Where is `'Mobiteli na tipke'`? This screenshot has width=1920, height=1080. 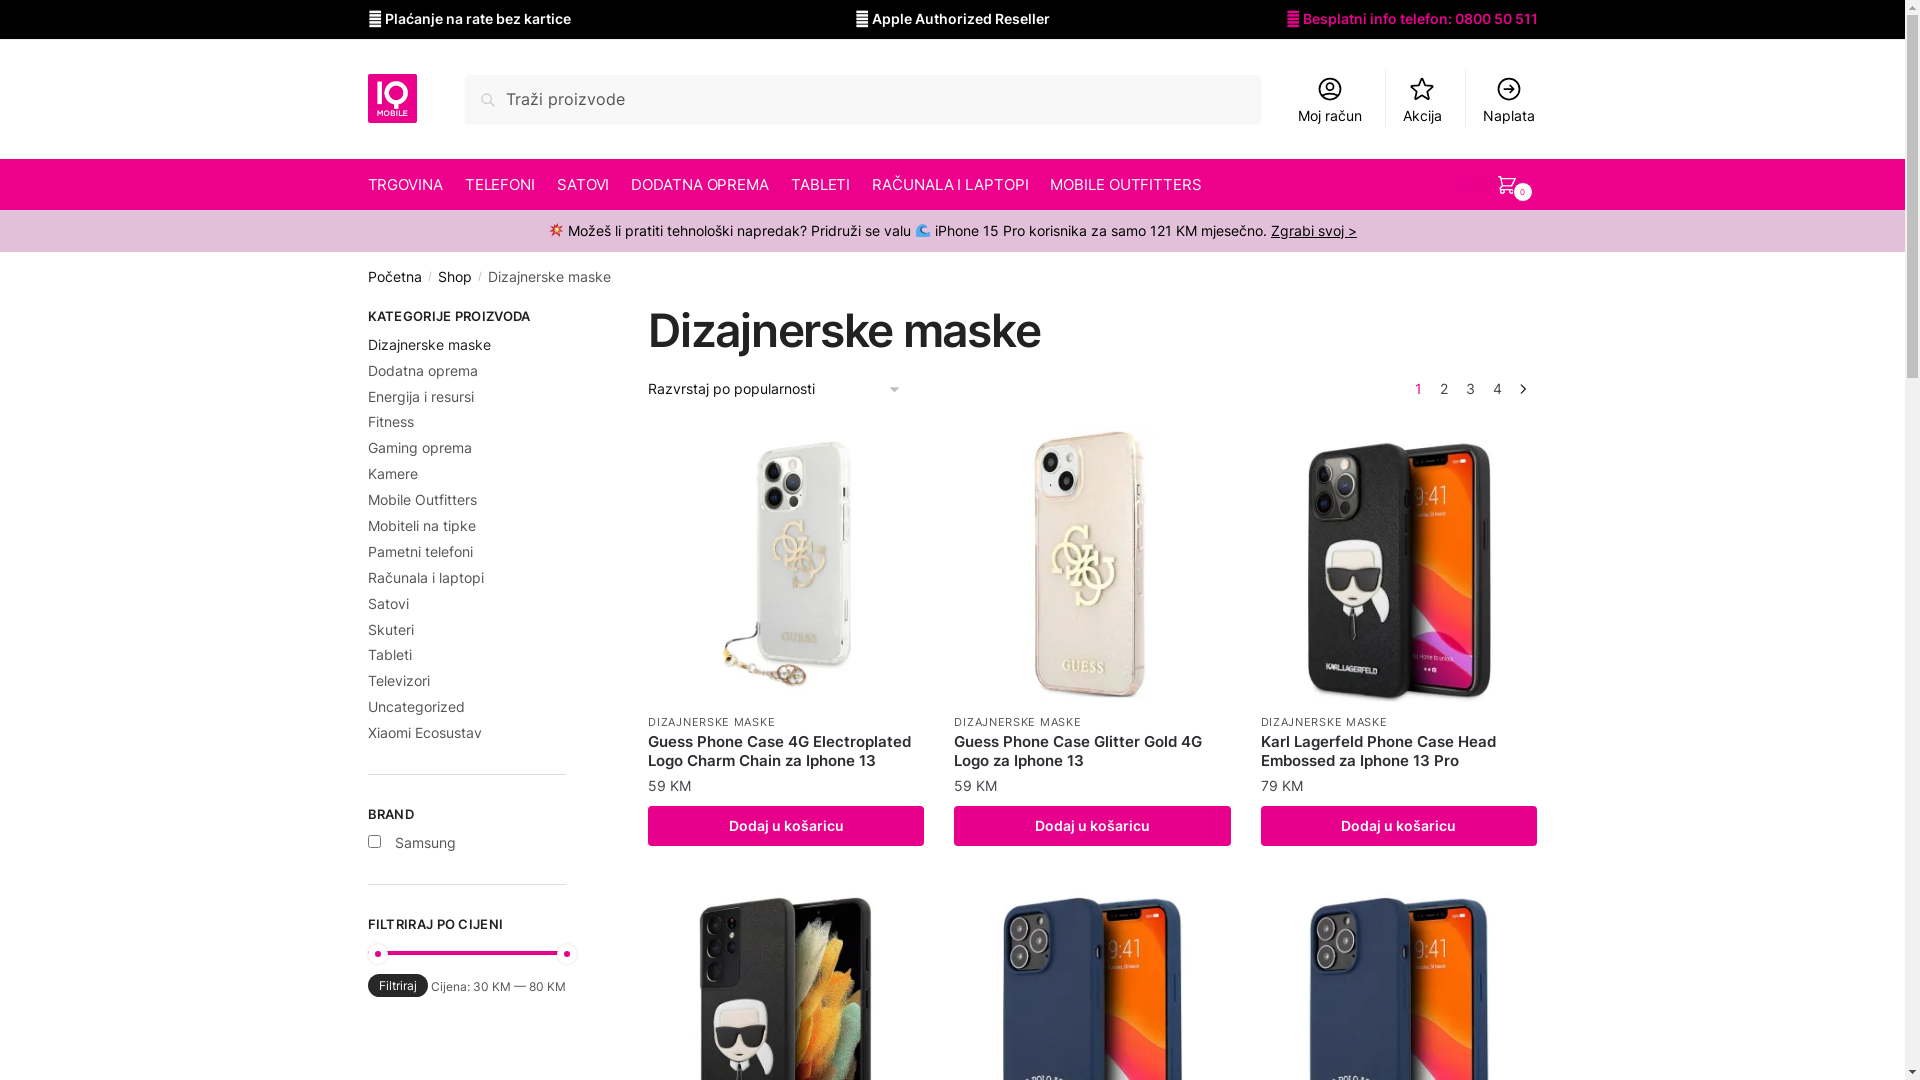 'Mobiteli na tipke' is located at coordinates (368, 524).